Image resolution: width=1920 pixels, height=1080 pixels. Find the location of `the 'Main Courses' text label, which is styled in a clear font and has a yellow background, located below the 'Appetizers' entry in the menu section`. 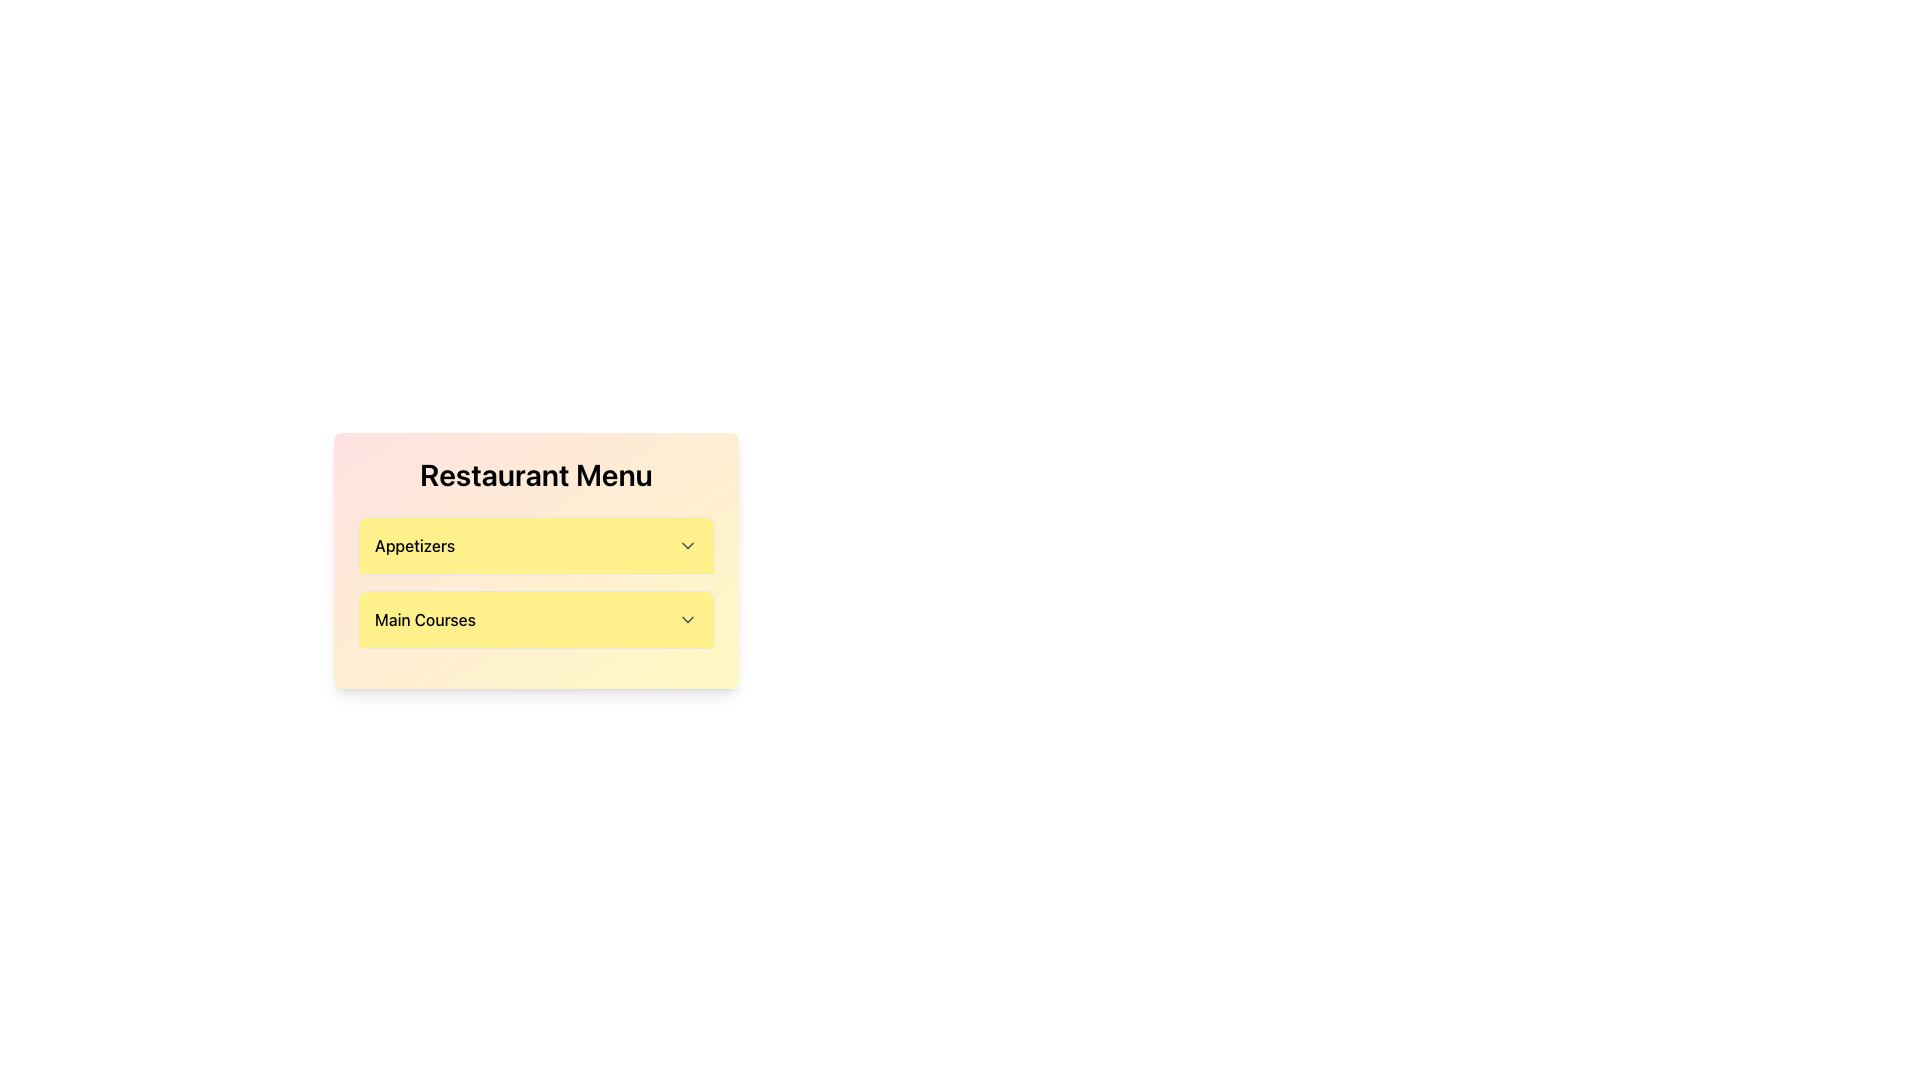

the 'Main Courses' text label, which is styled in a clear font and has a yellow background, located below the 'Appetizers' entry in the menu section is located at coordinates (424, 619).